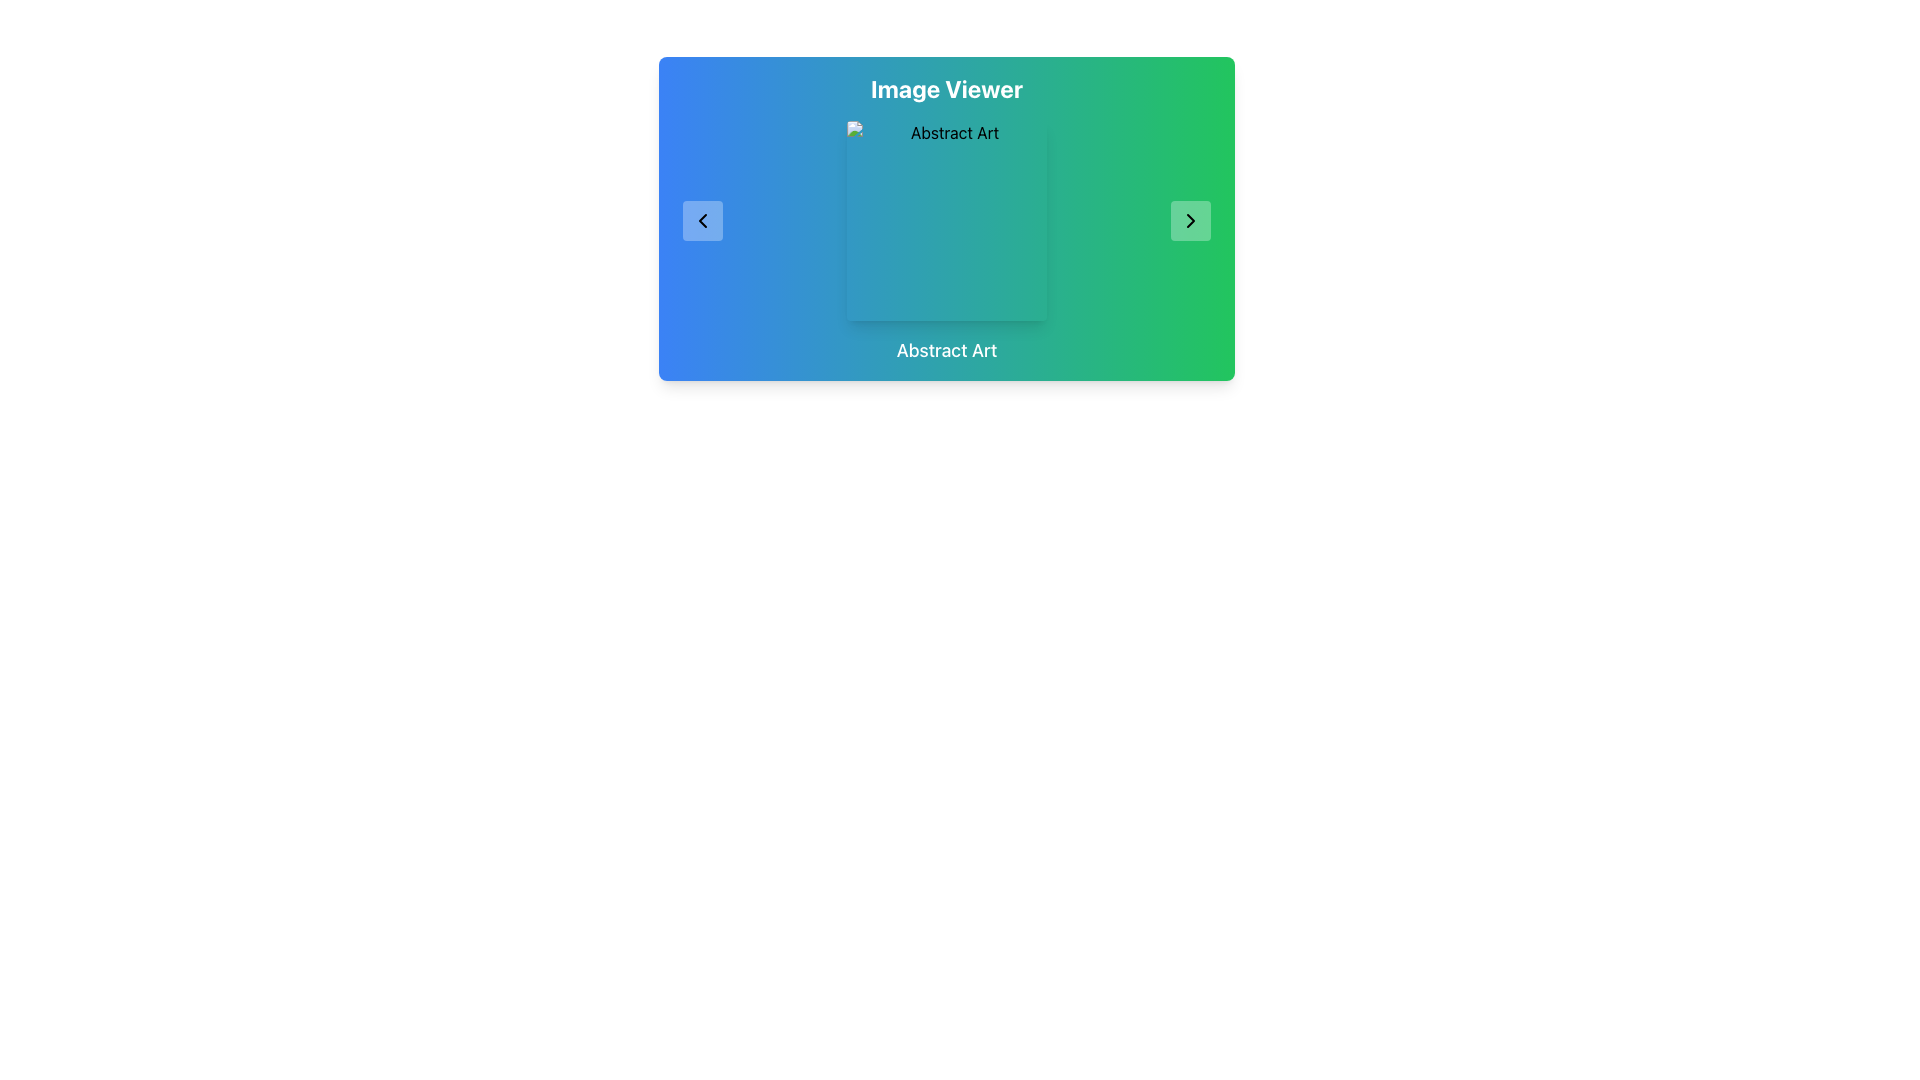 The height and width of the screenshot is (1080, 1920). Describe the element at coordinates (1190, 220) in the screenshot. I see `the arrow icon embedded in the SVG element to invoke navigation forward or rightwards in the interface` at that location.